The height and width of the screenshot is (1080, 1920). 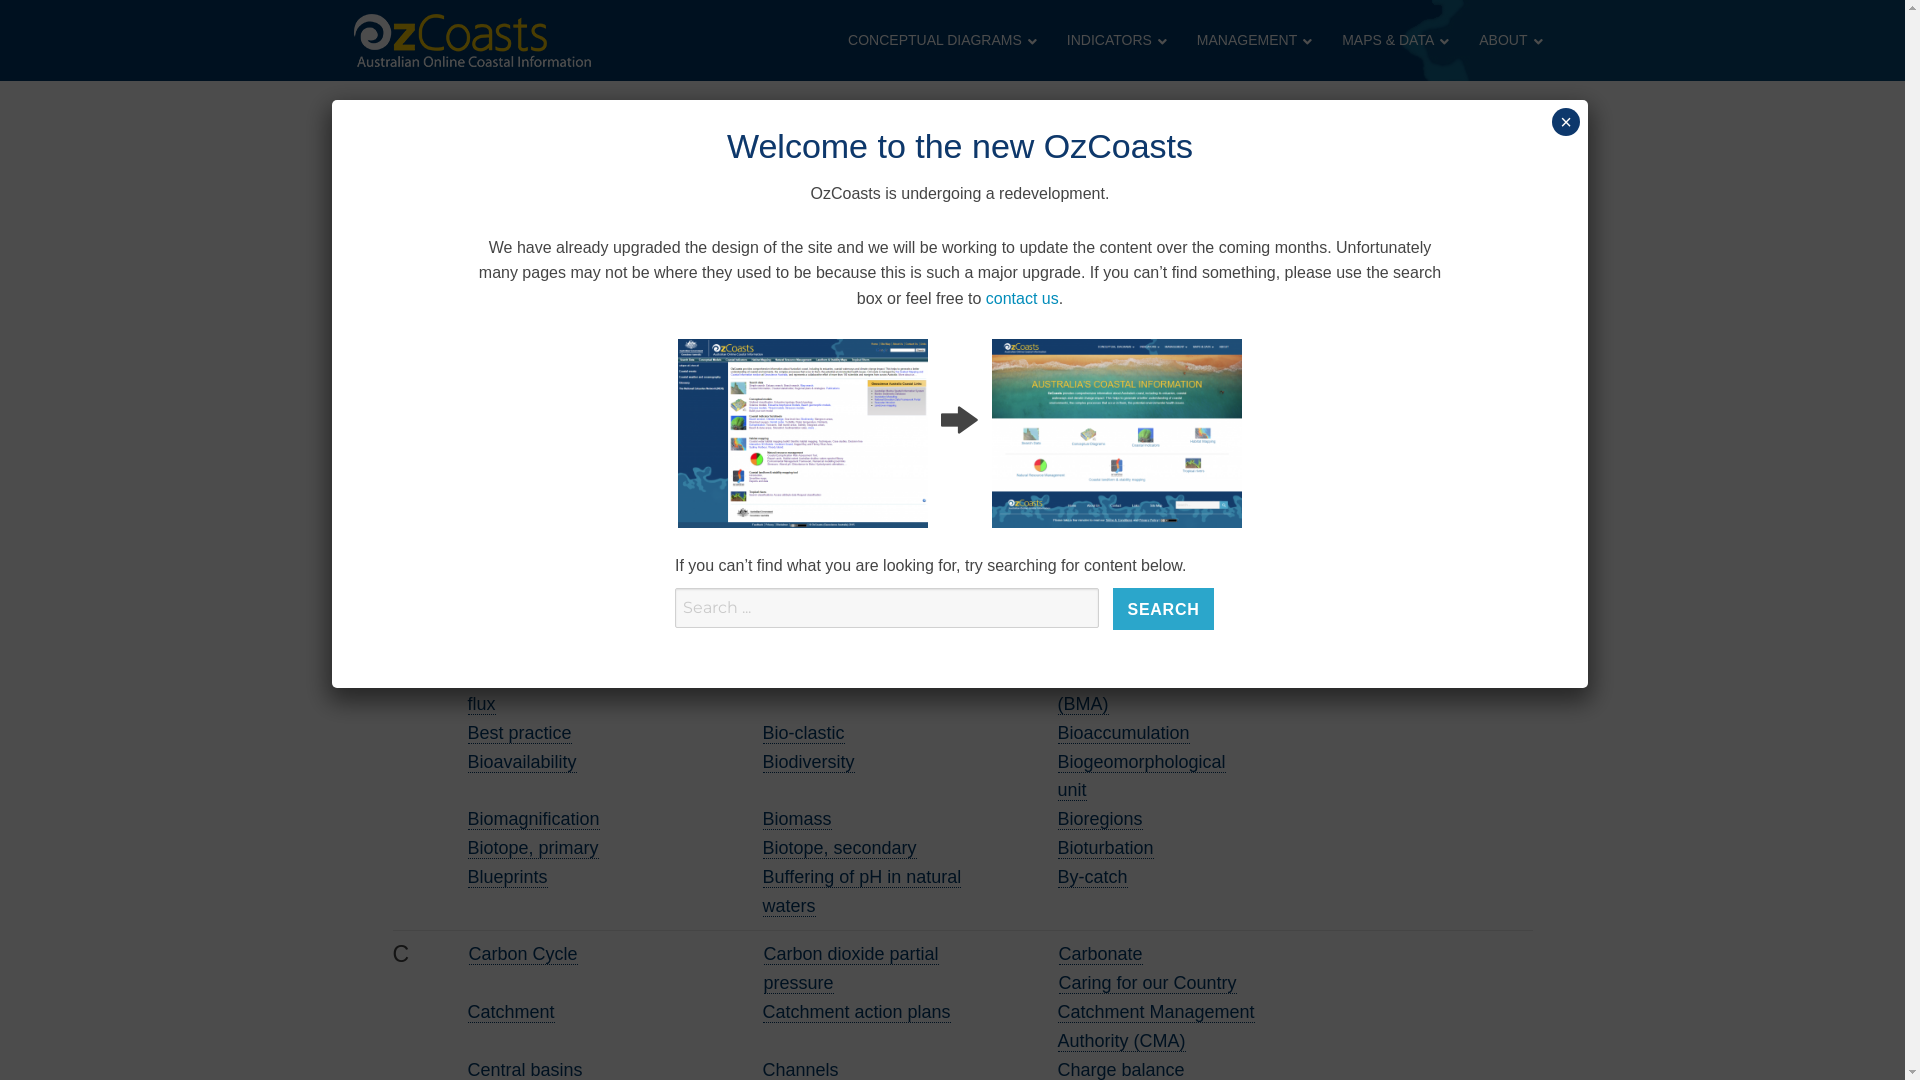 I want to click on 'Search', so click(x=1162, y=608).